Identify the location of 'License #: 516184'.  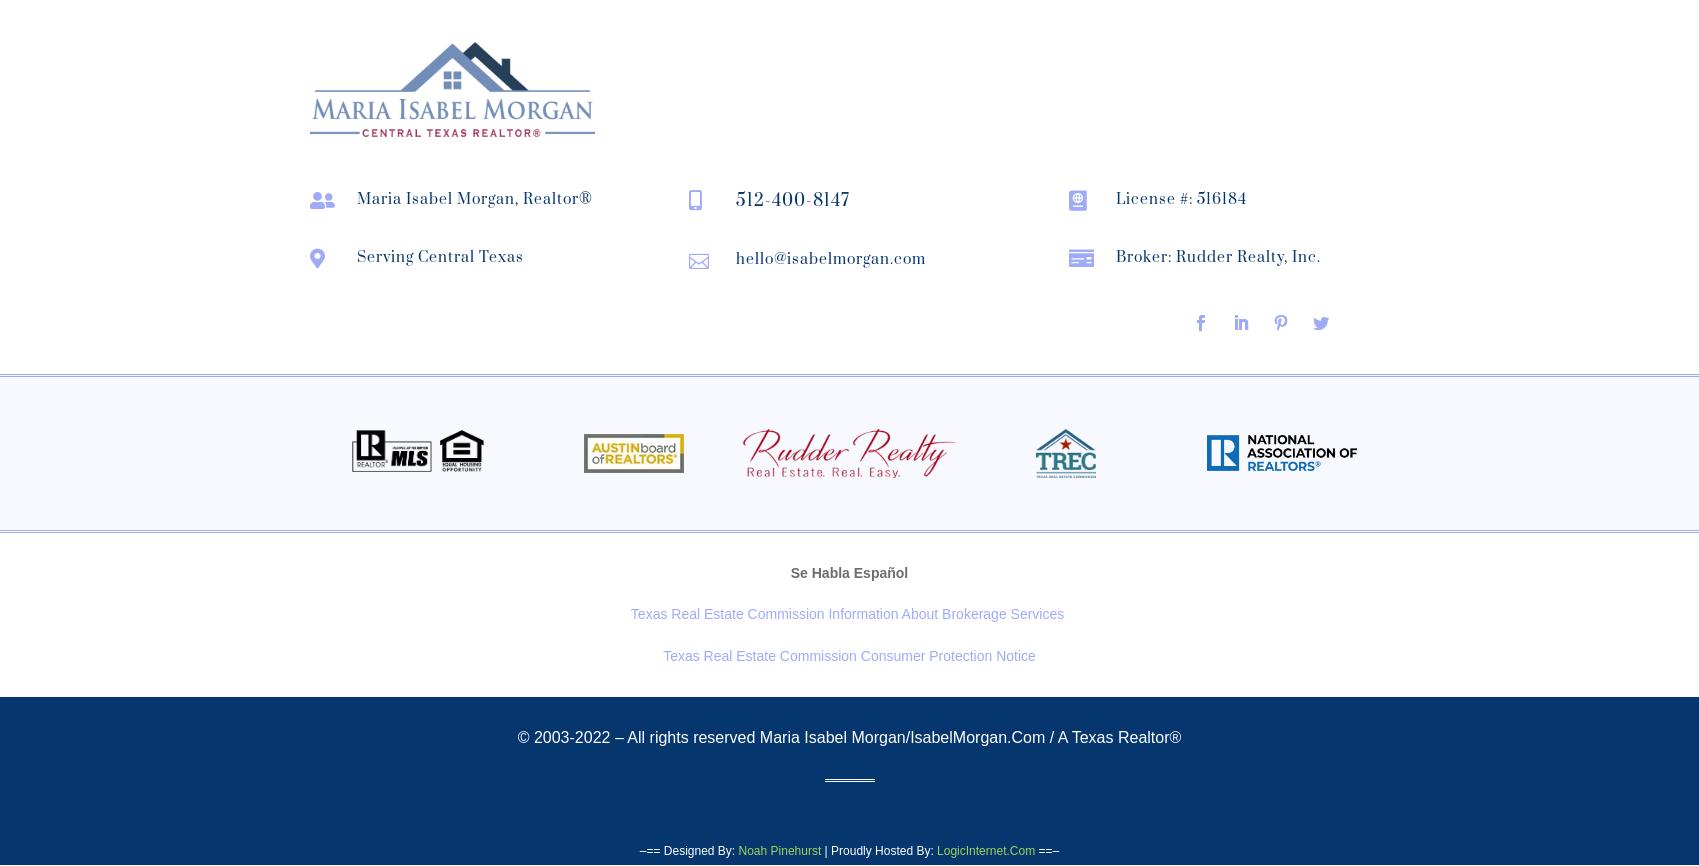
(1181, 198).